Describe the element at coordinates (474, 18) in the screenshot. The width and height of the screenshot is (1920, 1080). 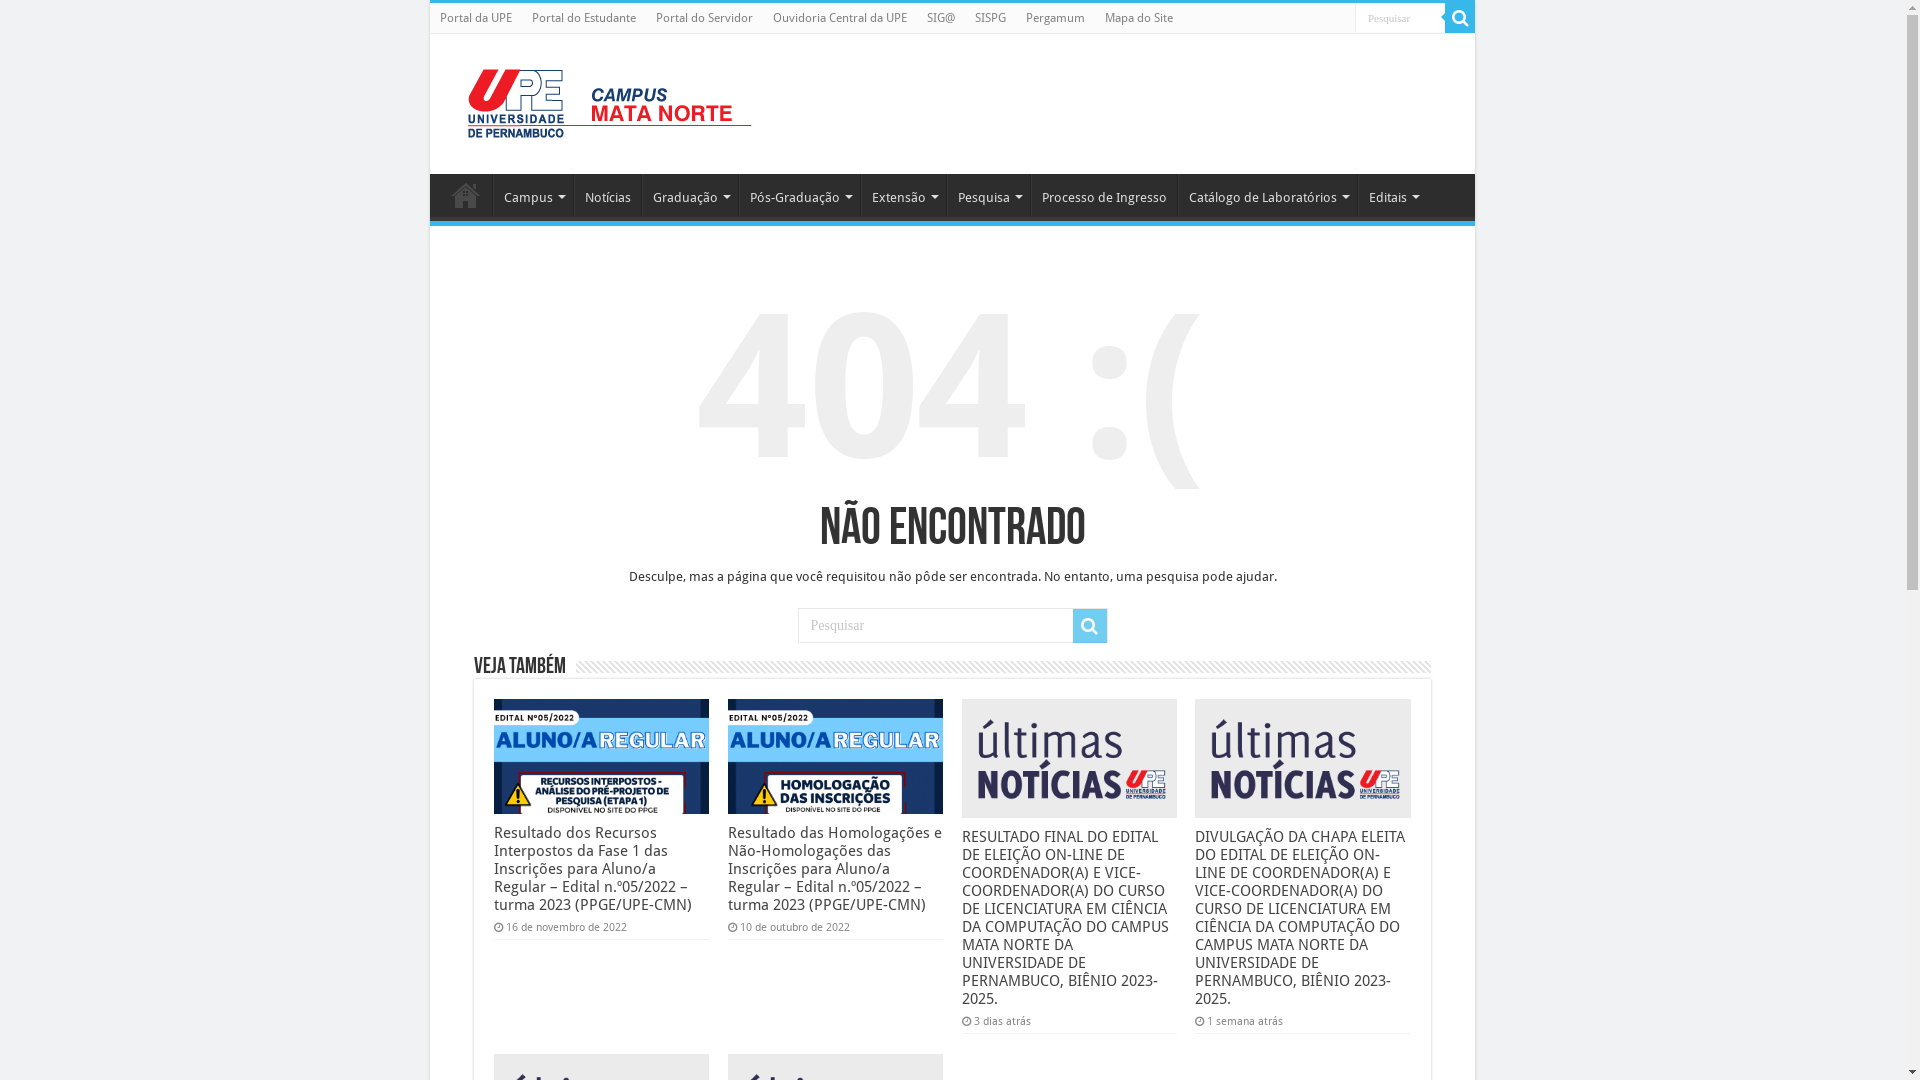
I see `'Portal da UPE'` at that location.